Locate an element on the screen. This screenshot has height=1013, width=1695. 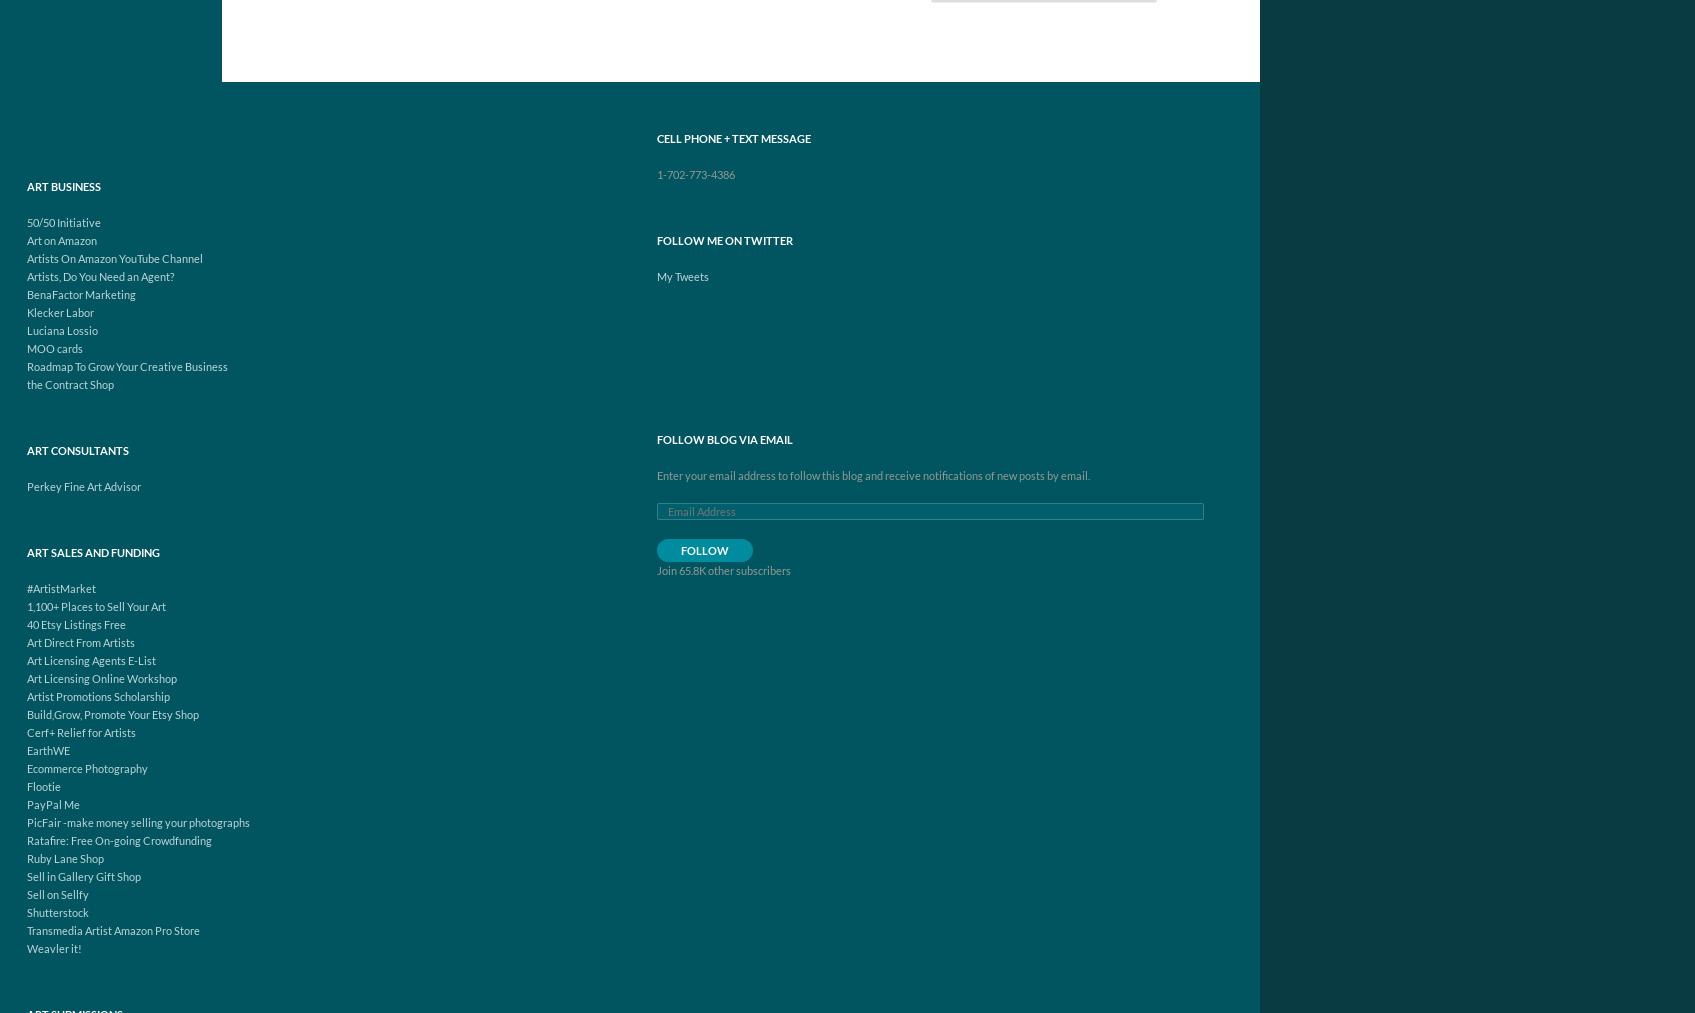
'1-702-773-4386' is located at coordinates (695, 174).